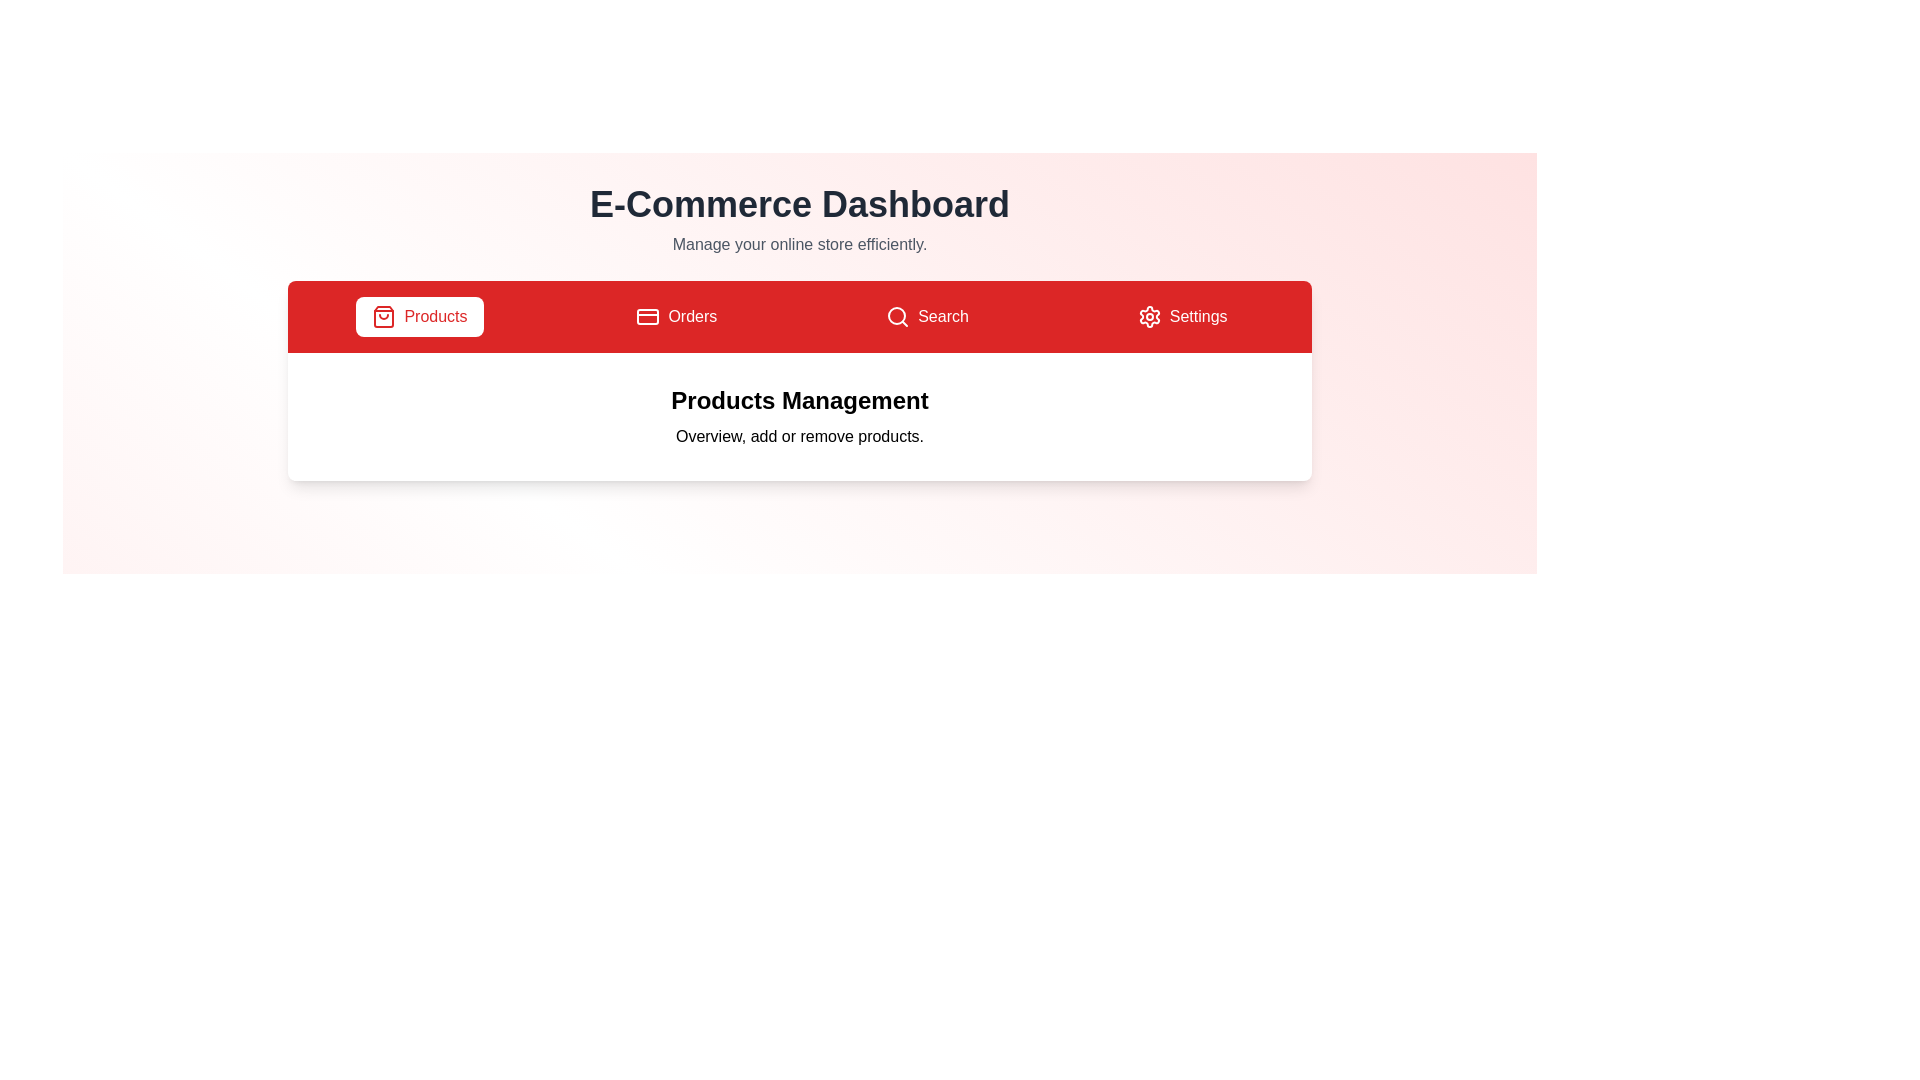 The image size is (1920, 1080). What do you see at coordinates (896, 315) in the screenshot?
I see `the circular part of the 'Search' icon located in the red navigation bar, positioned between the 'Orders' and 'Settings' icons` at bounding box center [896, 315].